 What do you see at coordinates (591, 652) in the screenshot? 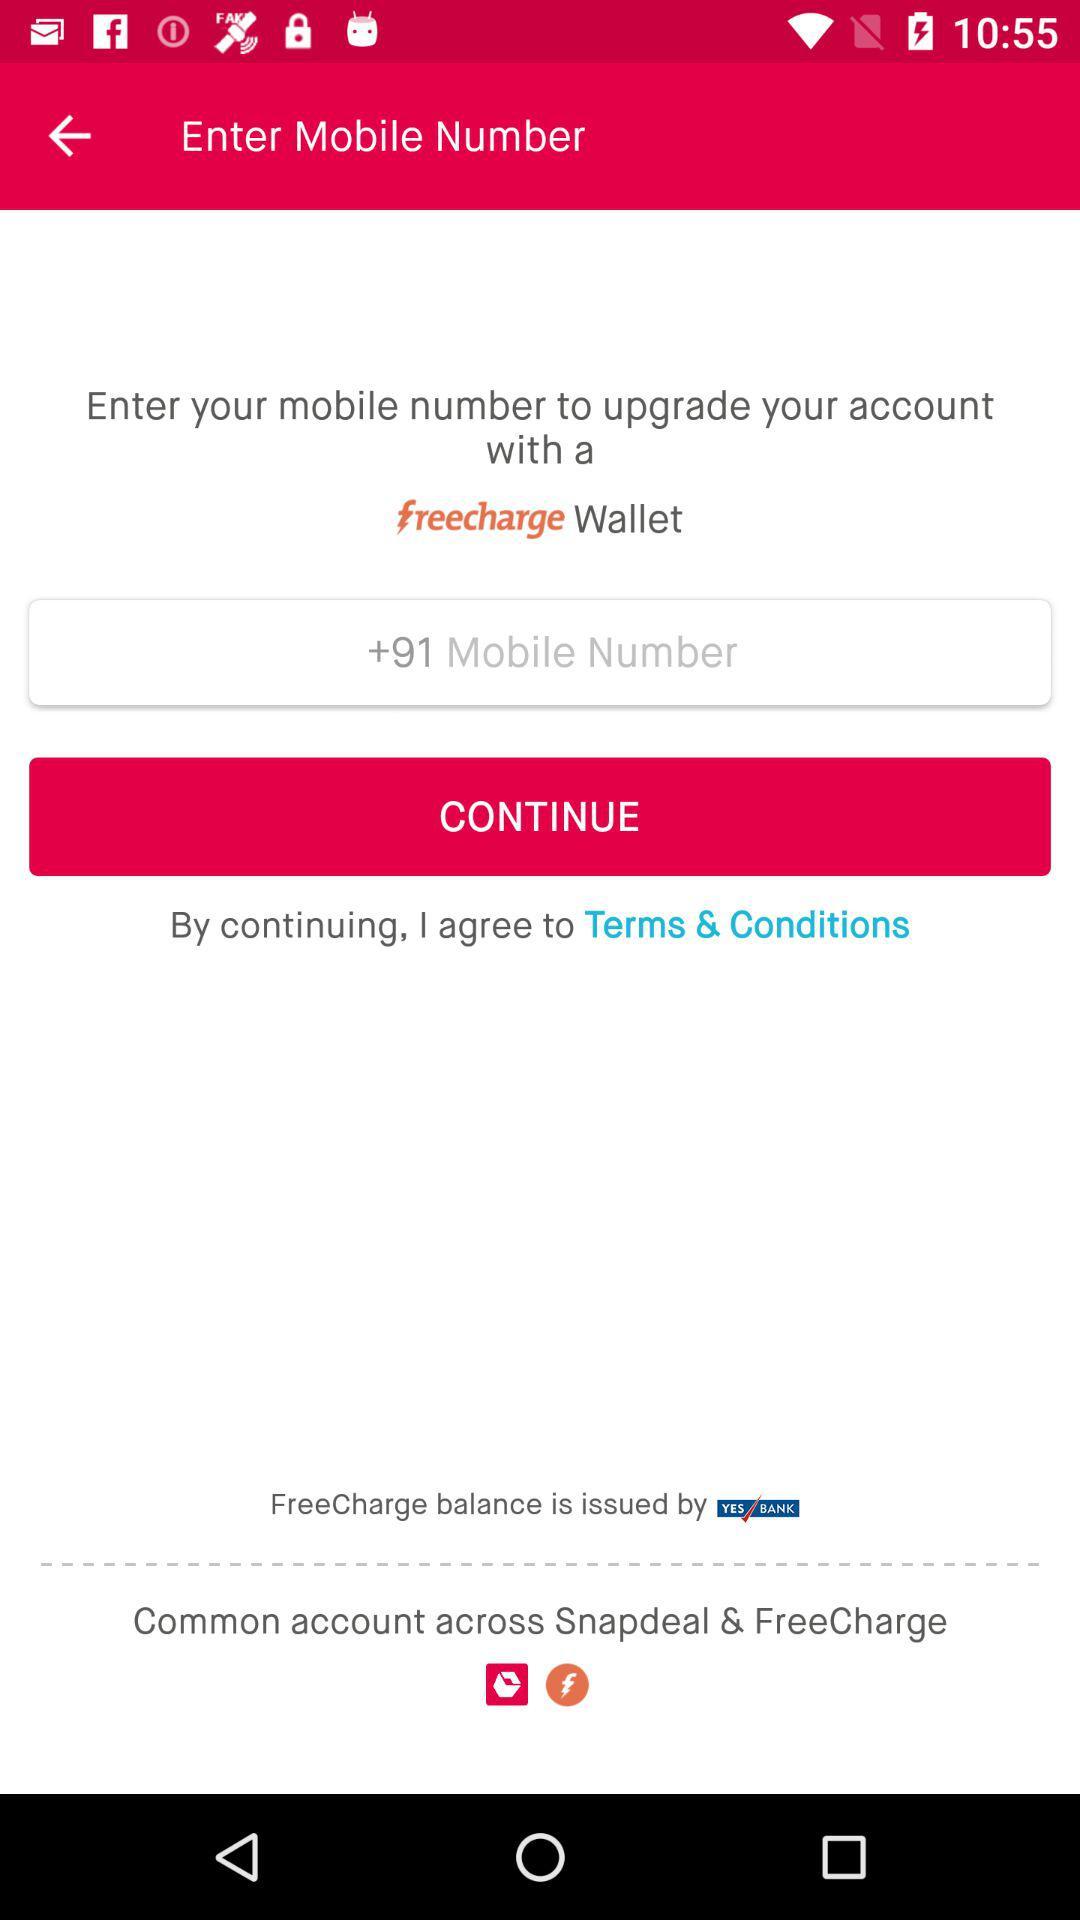
I see `line to enter your mobile number` at bounding box center [591, 652].